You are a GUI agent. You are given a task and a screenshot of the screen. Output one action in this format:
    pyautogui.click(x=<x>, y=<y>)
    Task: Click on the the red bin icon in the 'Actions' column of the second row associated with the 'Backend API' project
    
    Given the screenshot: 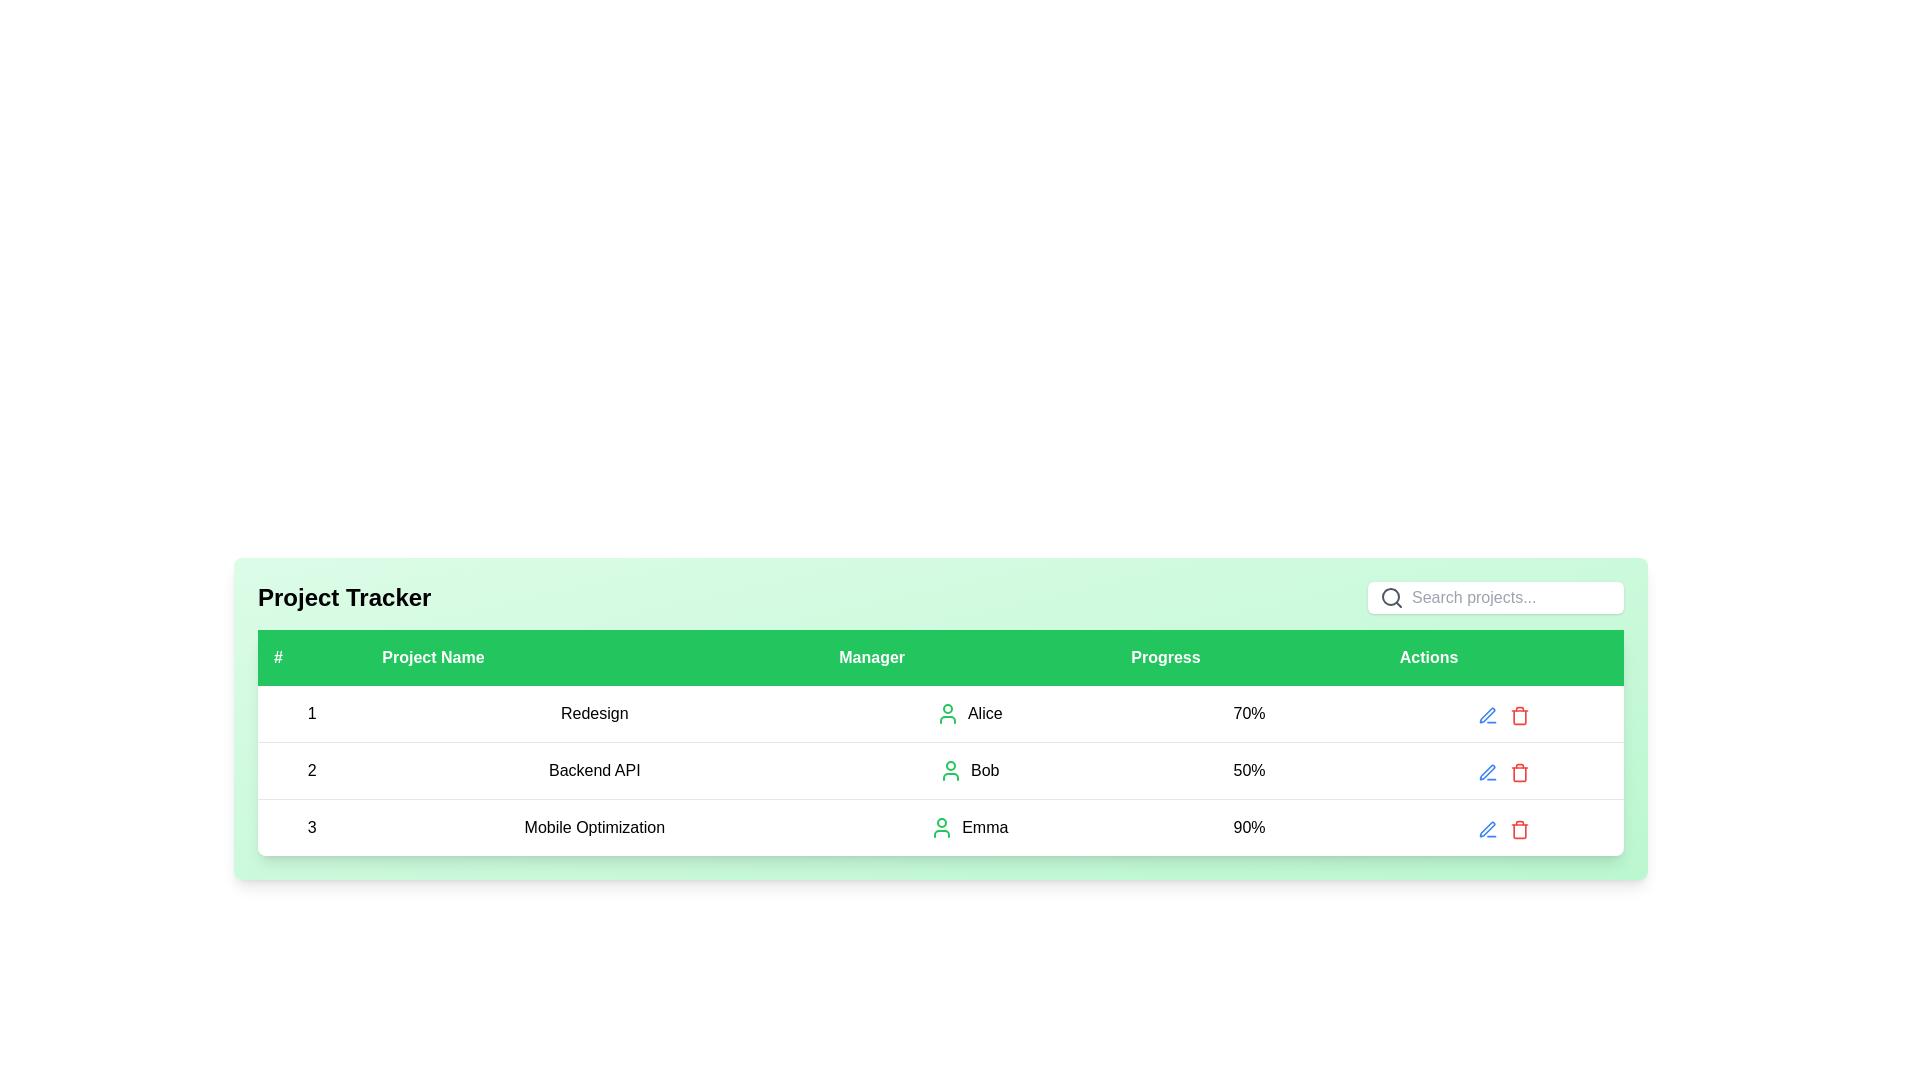 What is the action you would take?
    pyautogui.click(x=1503, y=771)
    